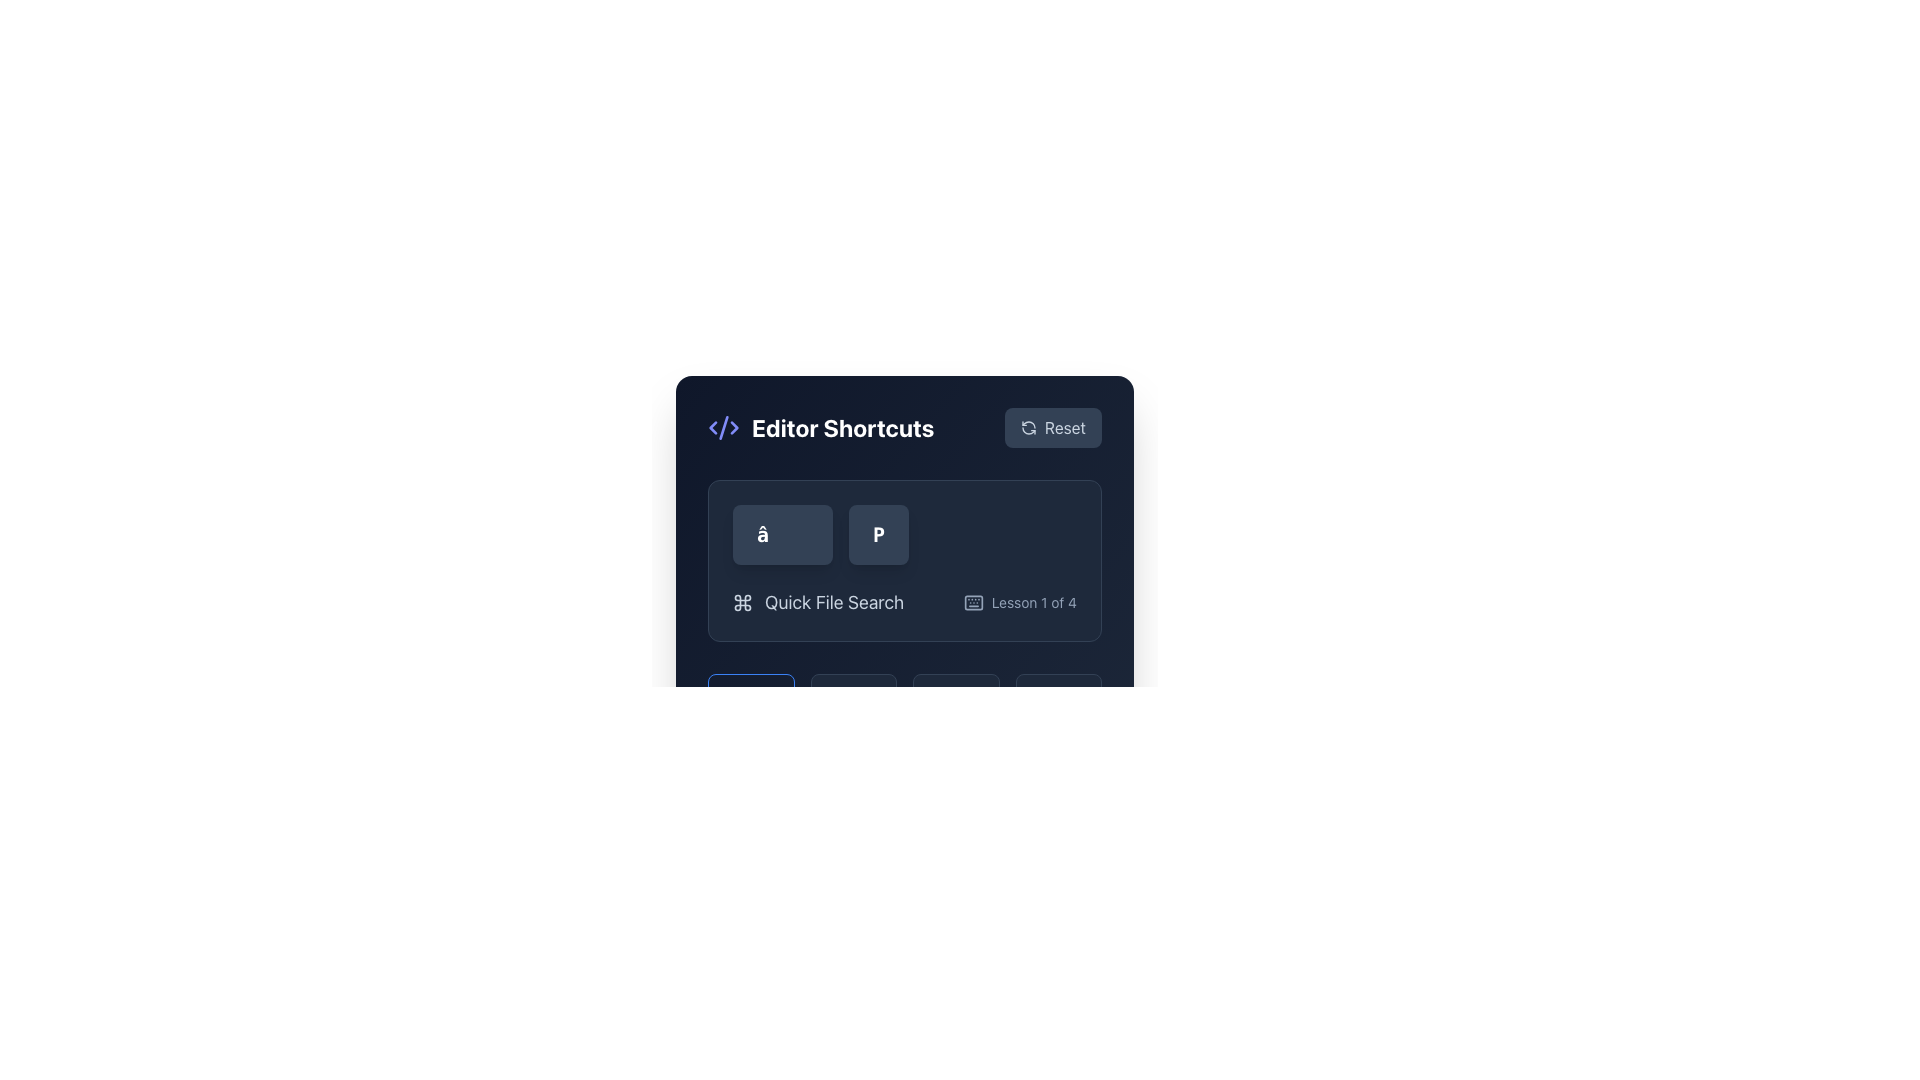 The height and width of the screenshot is (1080, 1920). I want to click on the button labeled 'P' located in the second slot of a horizontal group of buttons, positioned in the upper-middle section of the interface, so click(878, 534).